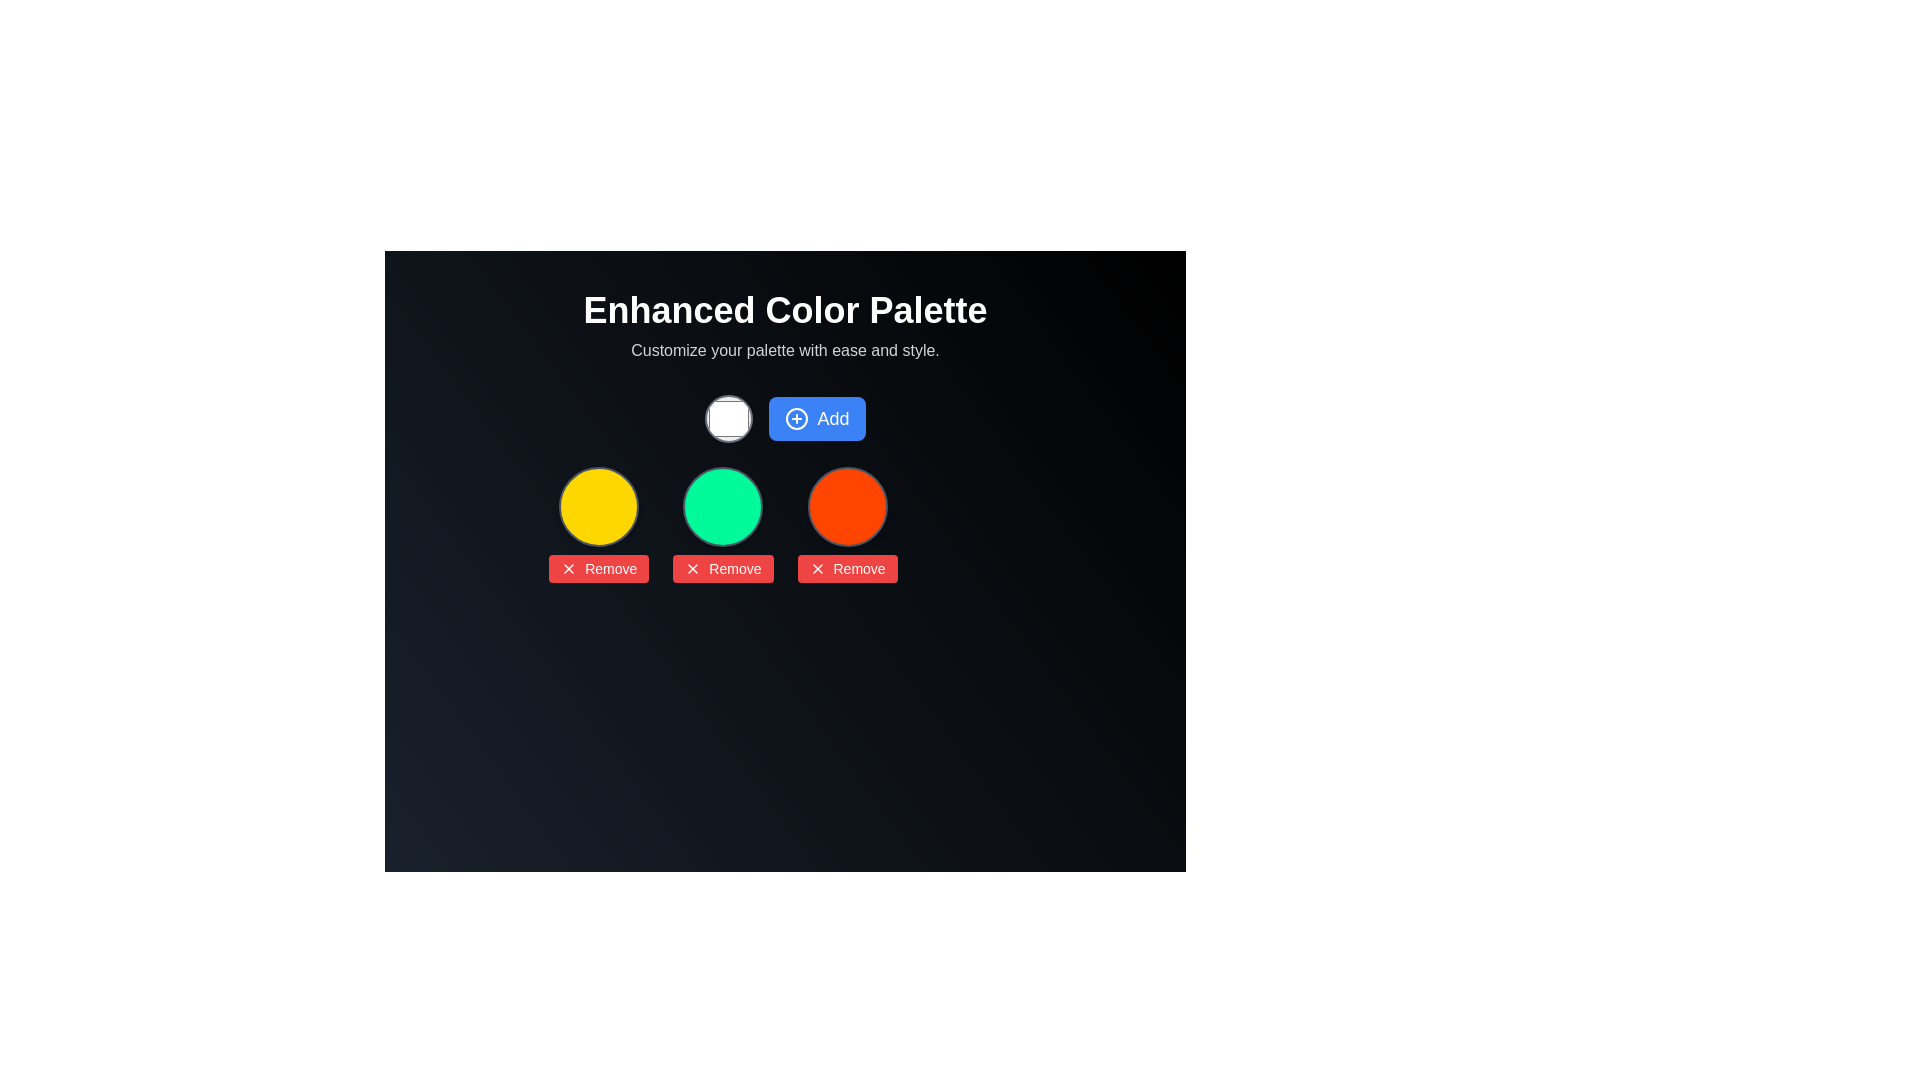 Image resolution: width=1920 pixels, height=1080 pixels. I want to click on the 'Remove' button of the third Interactive UI element, which visually represents a removal action, so click(847, 523).